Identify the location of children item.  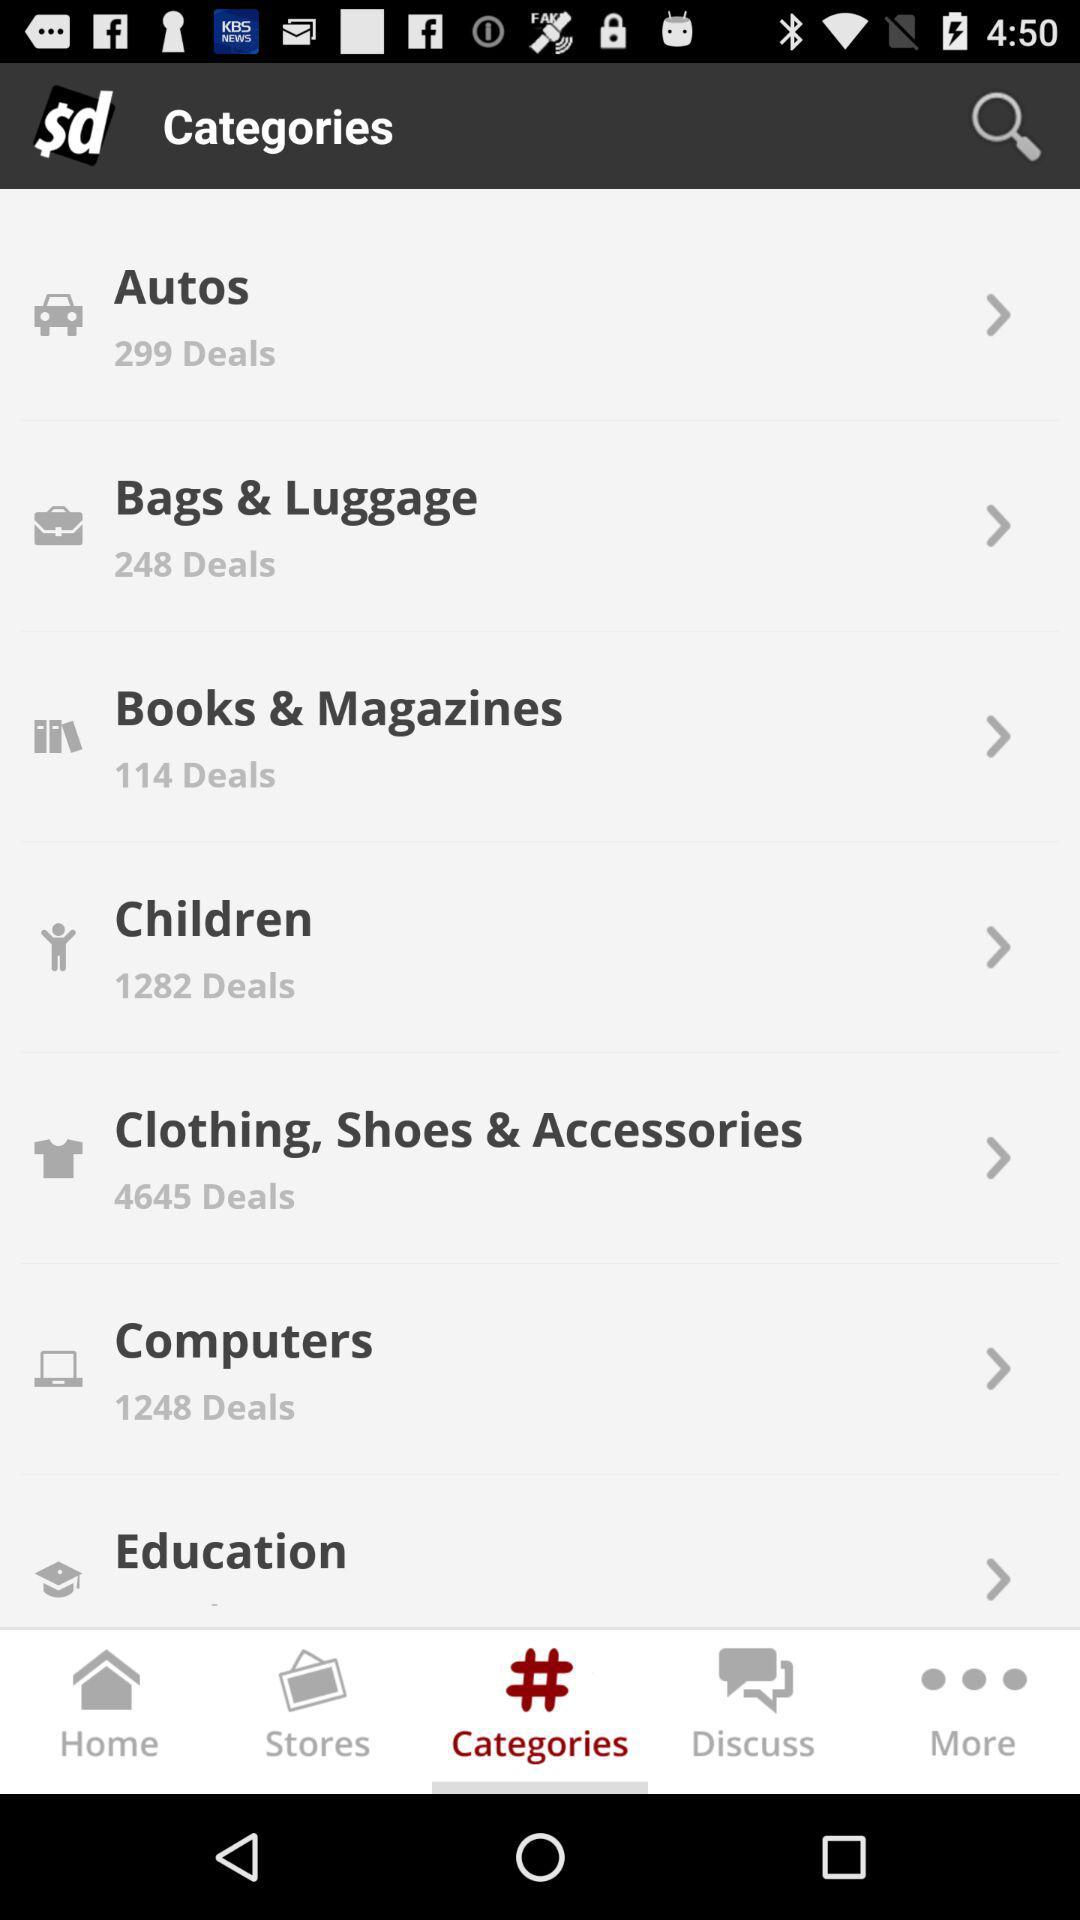
(213, 916).